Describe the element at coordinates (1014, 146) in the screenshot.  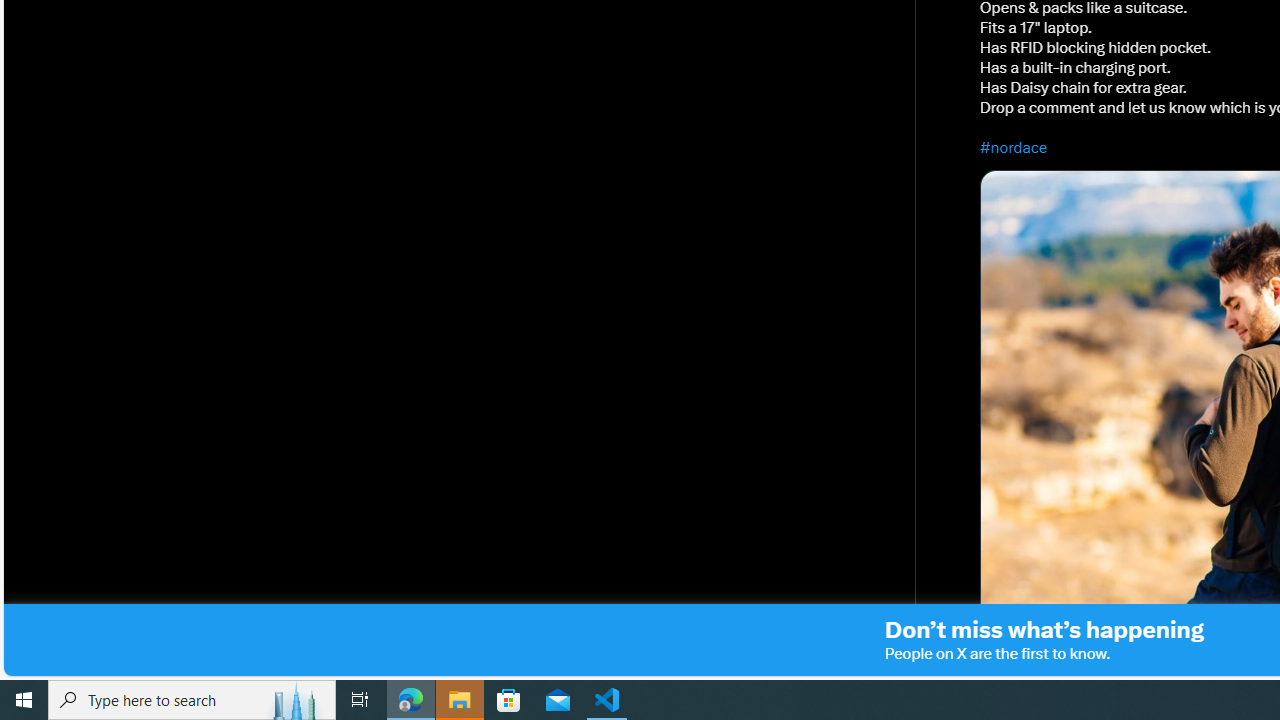
I see `'#nordace'` at that location.